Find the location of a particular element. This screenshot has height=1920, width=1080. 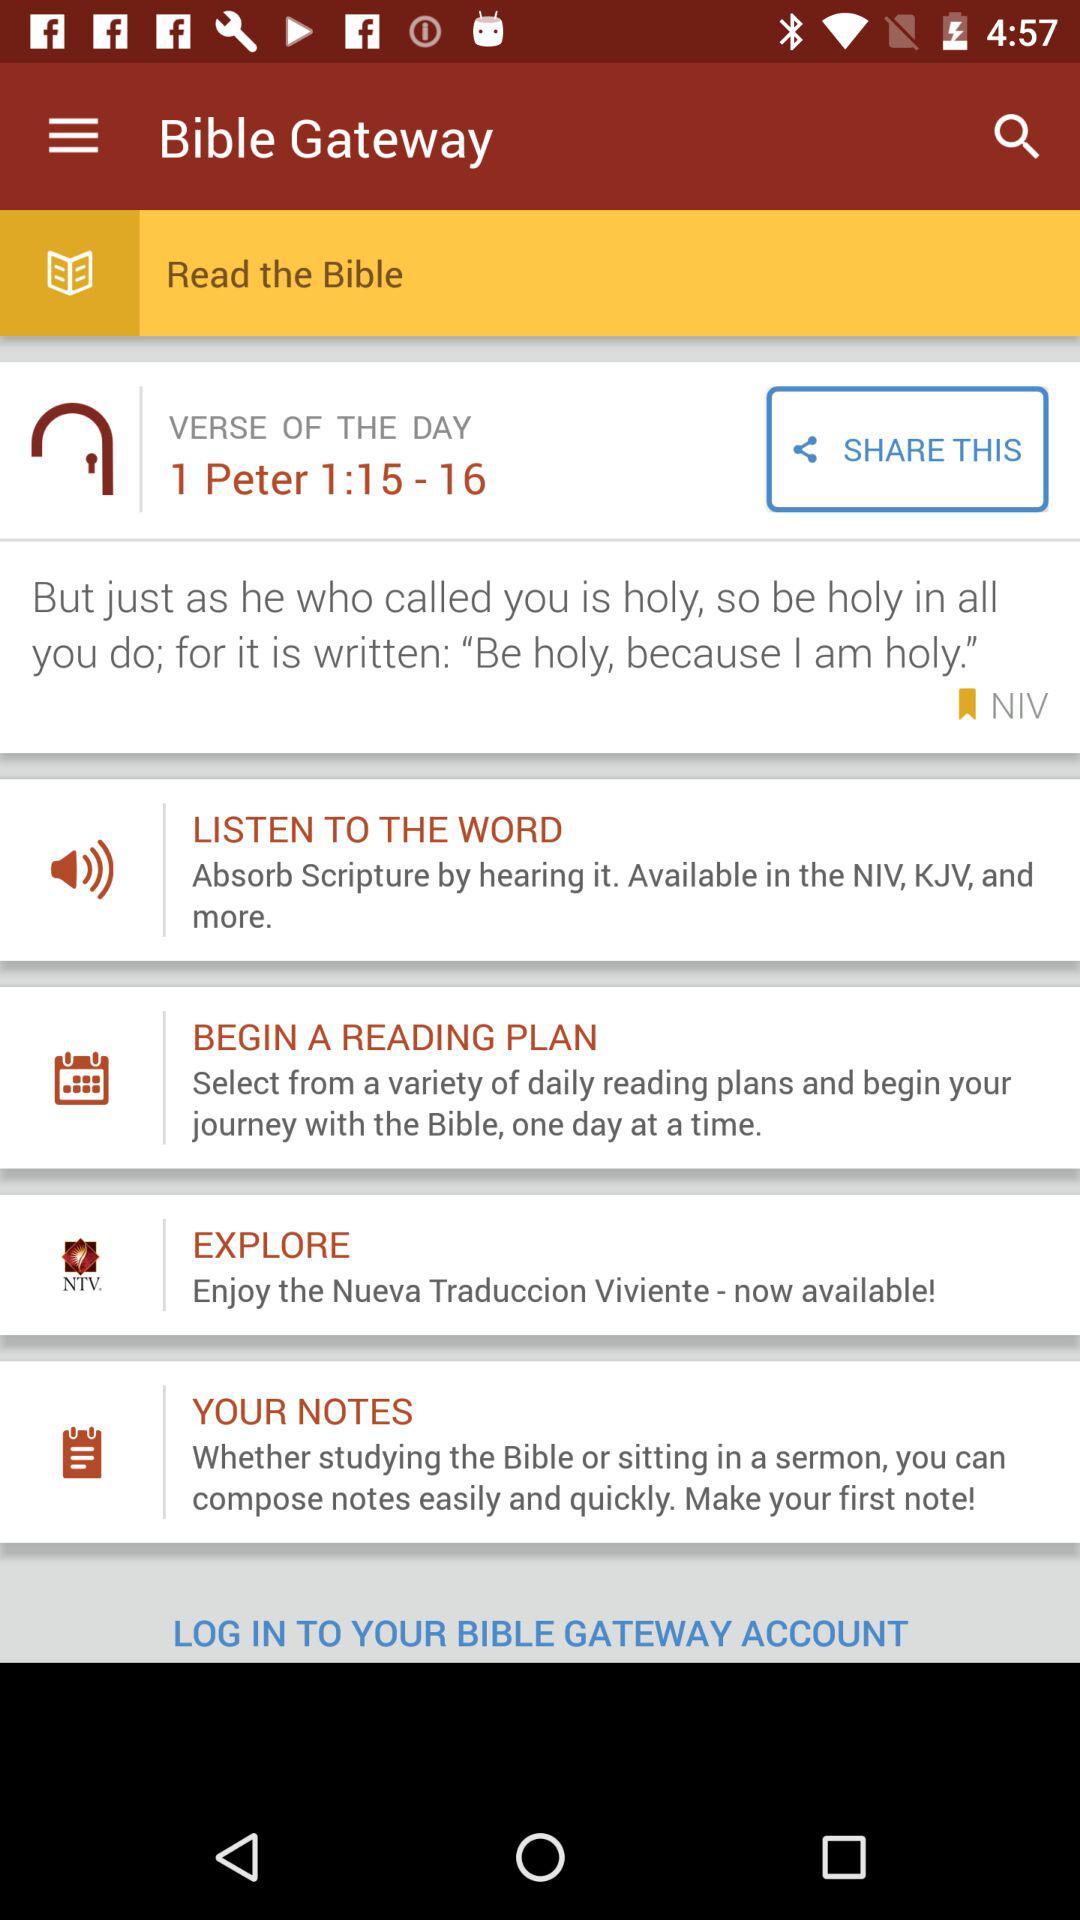

the icon next to the bible gateway app is located at coordinates (72, 135).